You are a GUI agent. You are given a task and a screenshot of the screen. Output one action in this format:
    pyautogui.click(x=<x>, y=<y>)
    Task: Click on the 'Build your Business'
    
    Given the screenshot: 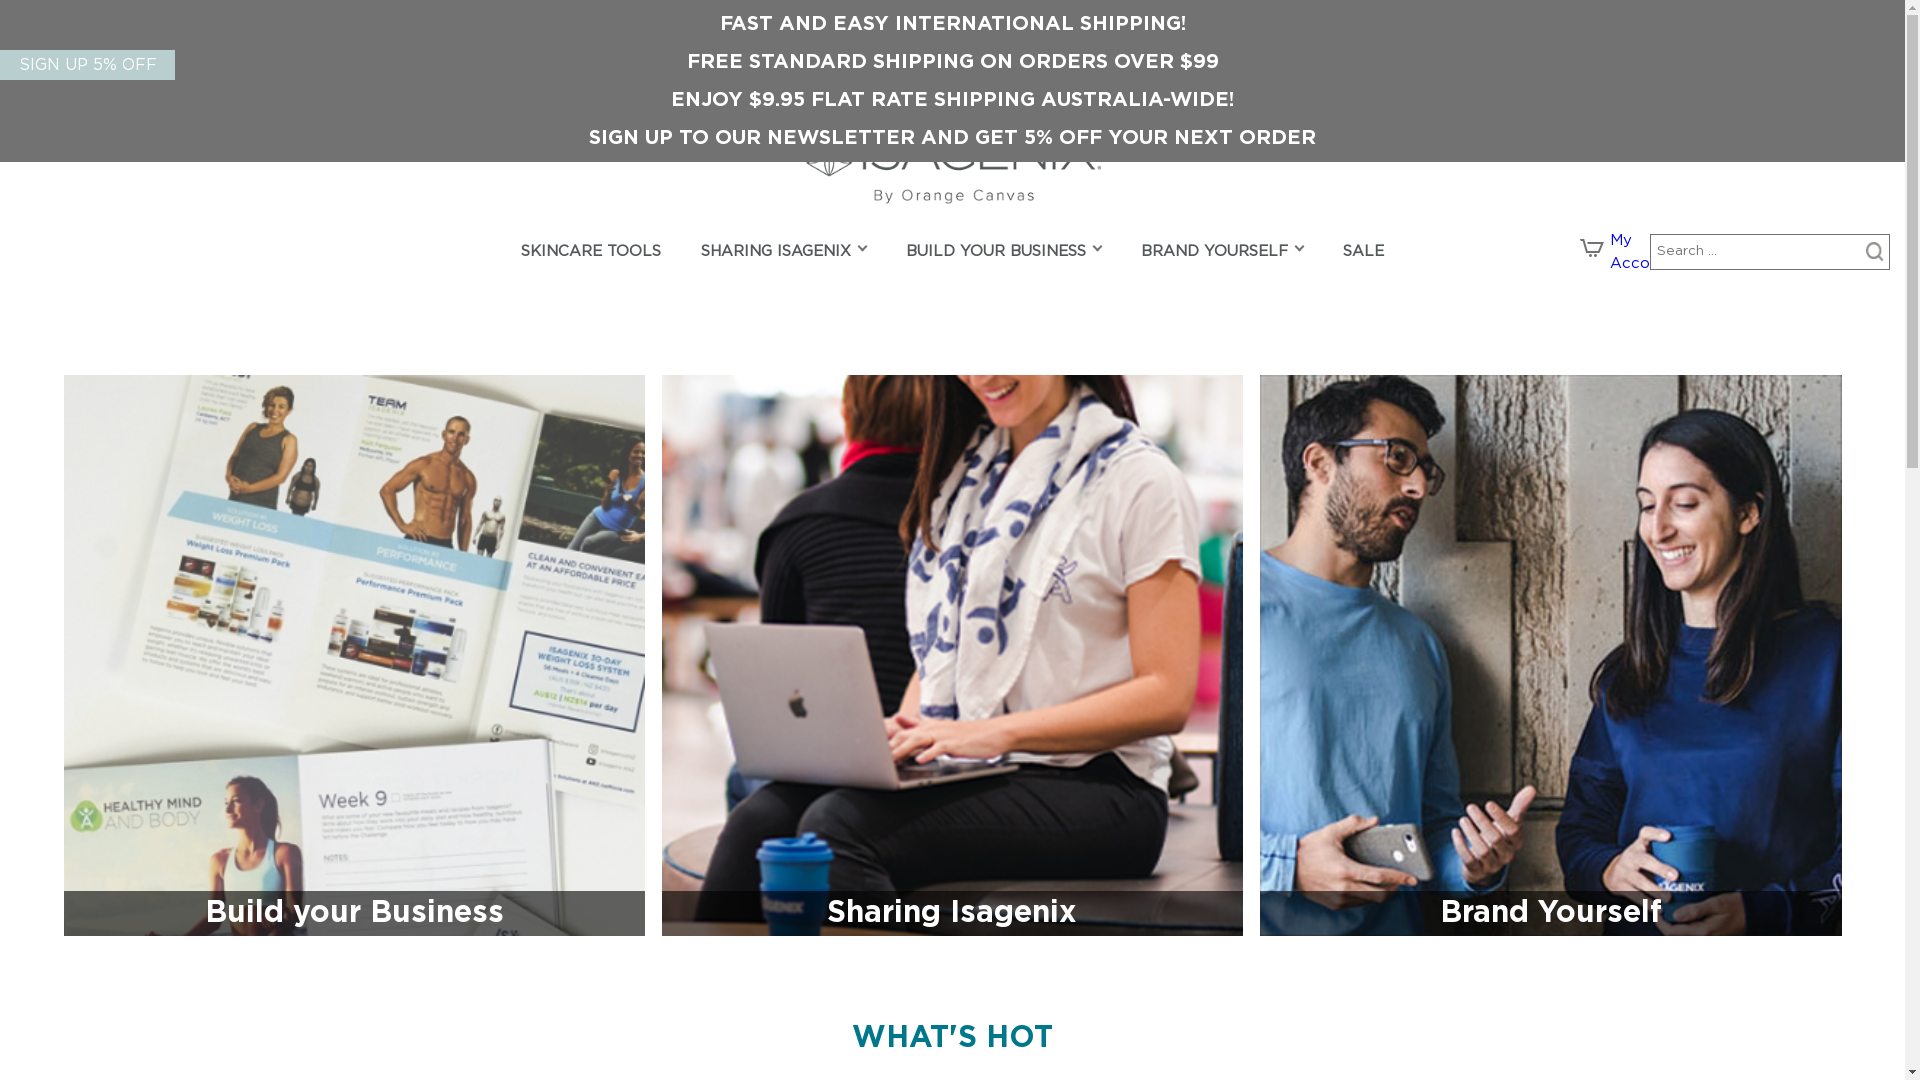 What is the action you would take?
    pyautogui.click(x=354, y=655)
    